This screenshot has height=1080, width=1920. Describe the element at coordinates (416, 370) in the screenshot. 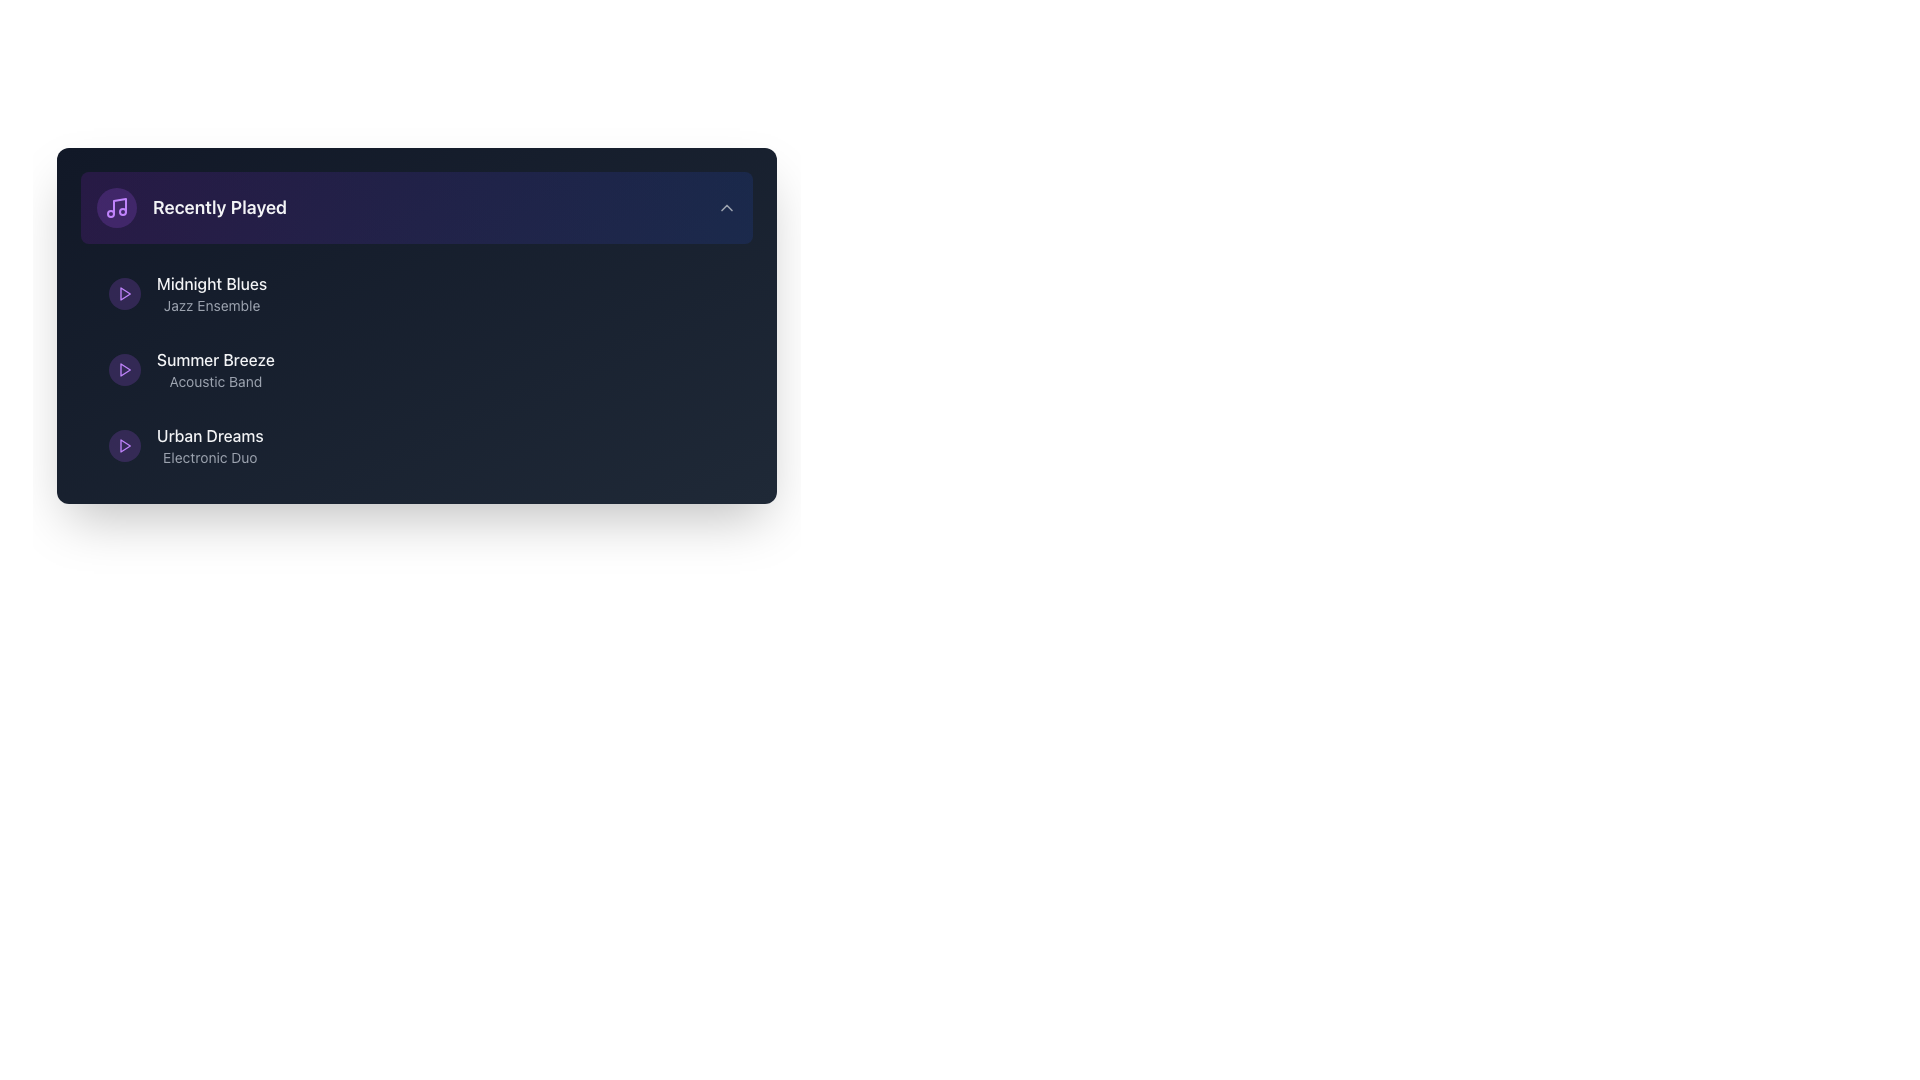

I see `the track item labeled 'Summer Breeze' in the vertical list` at that location.